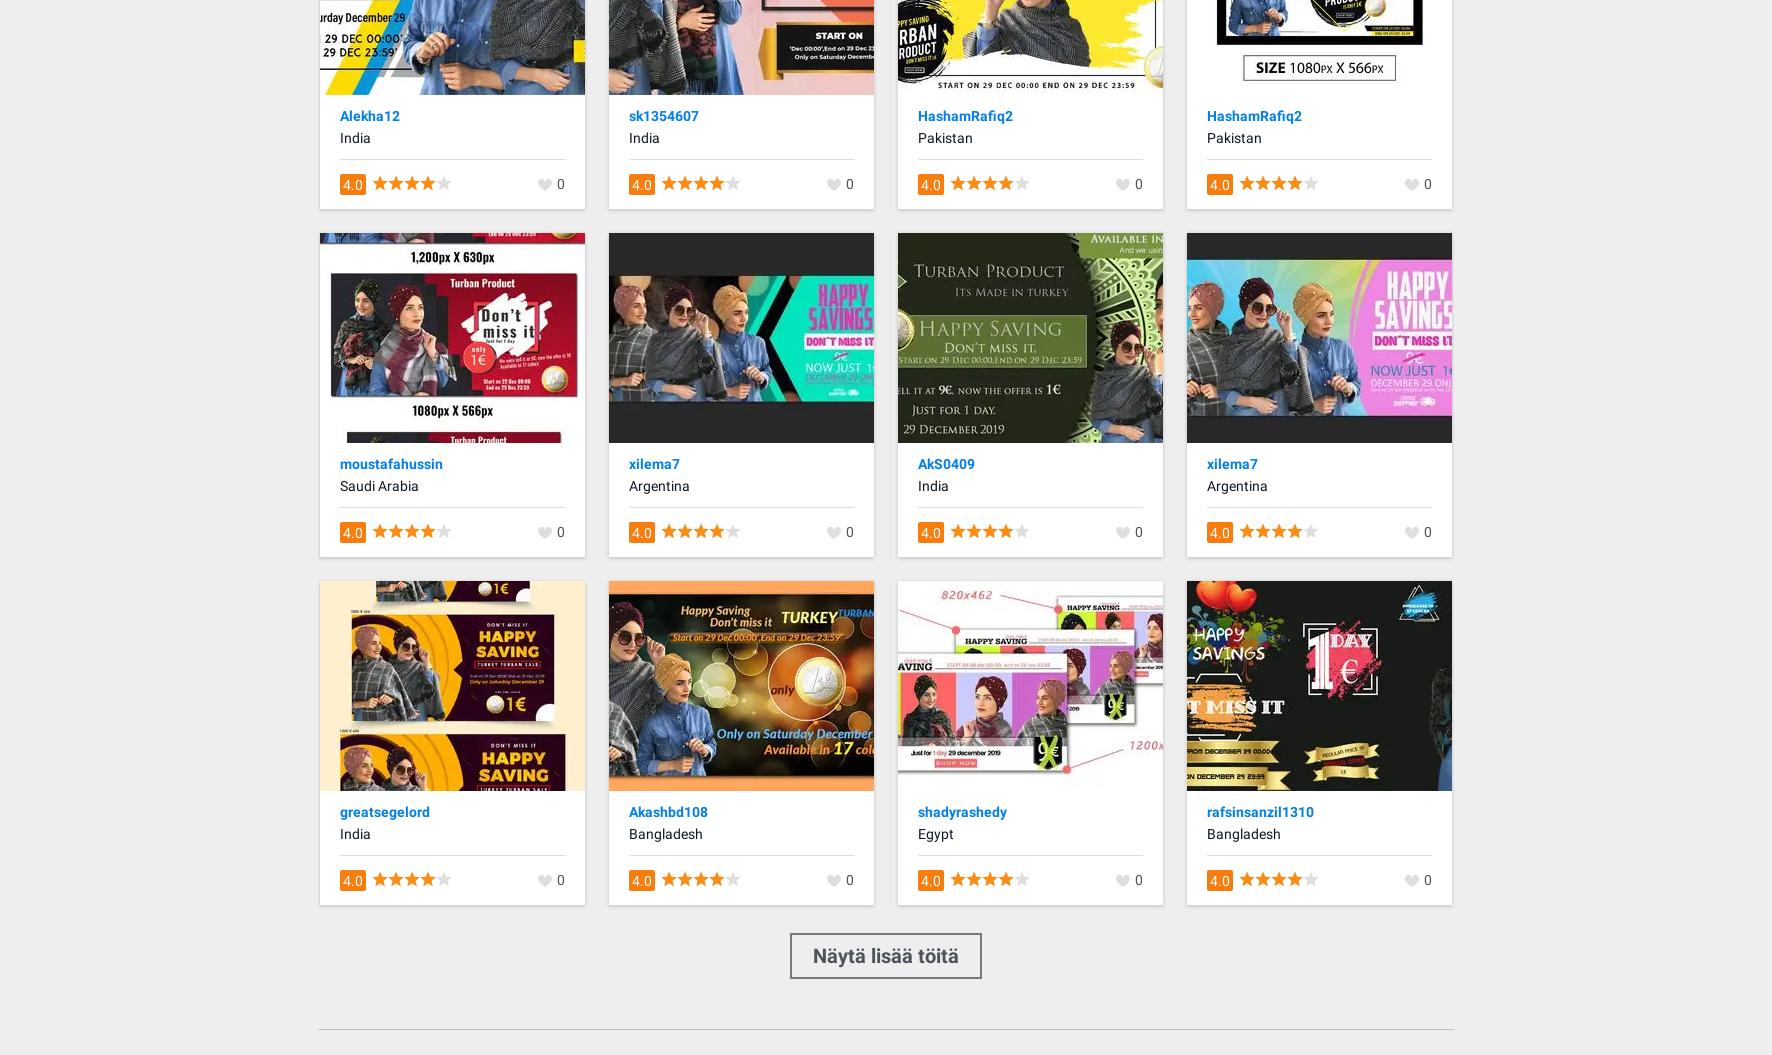  I want to click on 'Akashbd108', so click(667, 809).